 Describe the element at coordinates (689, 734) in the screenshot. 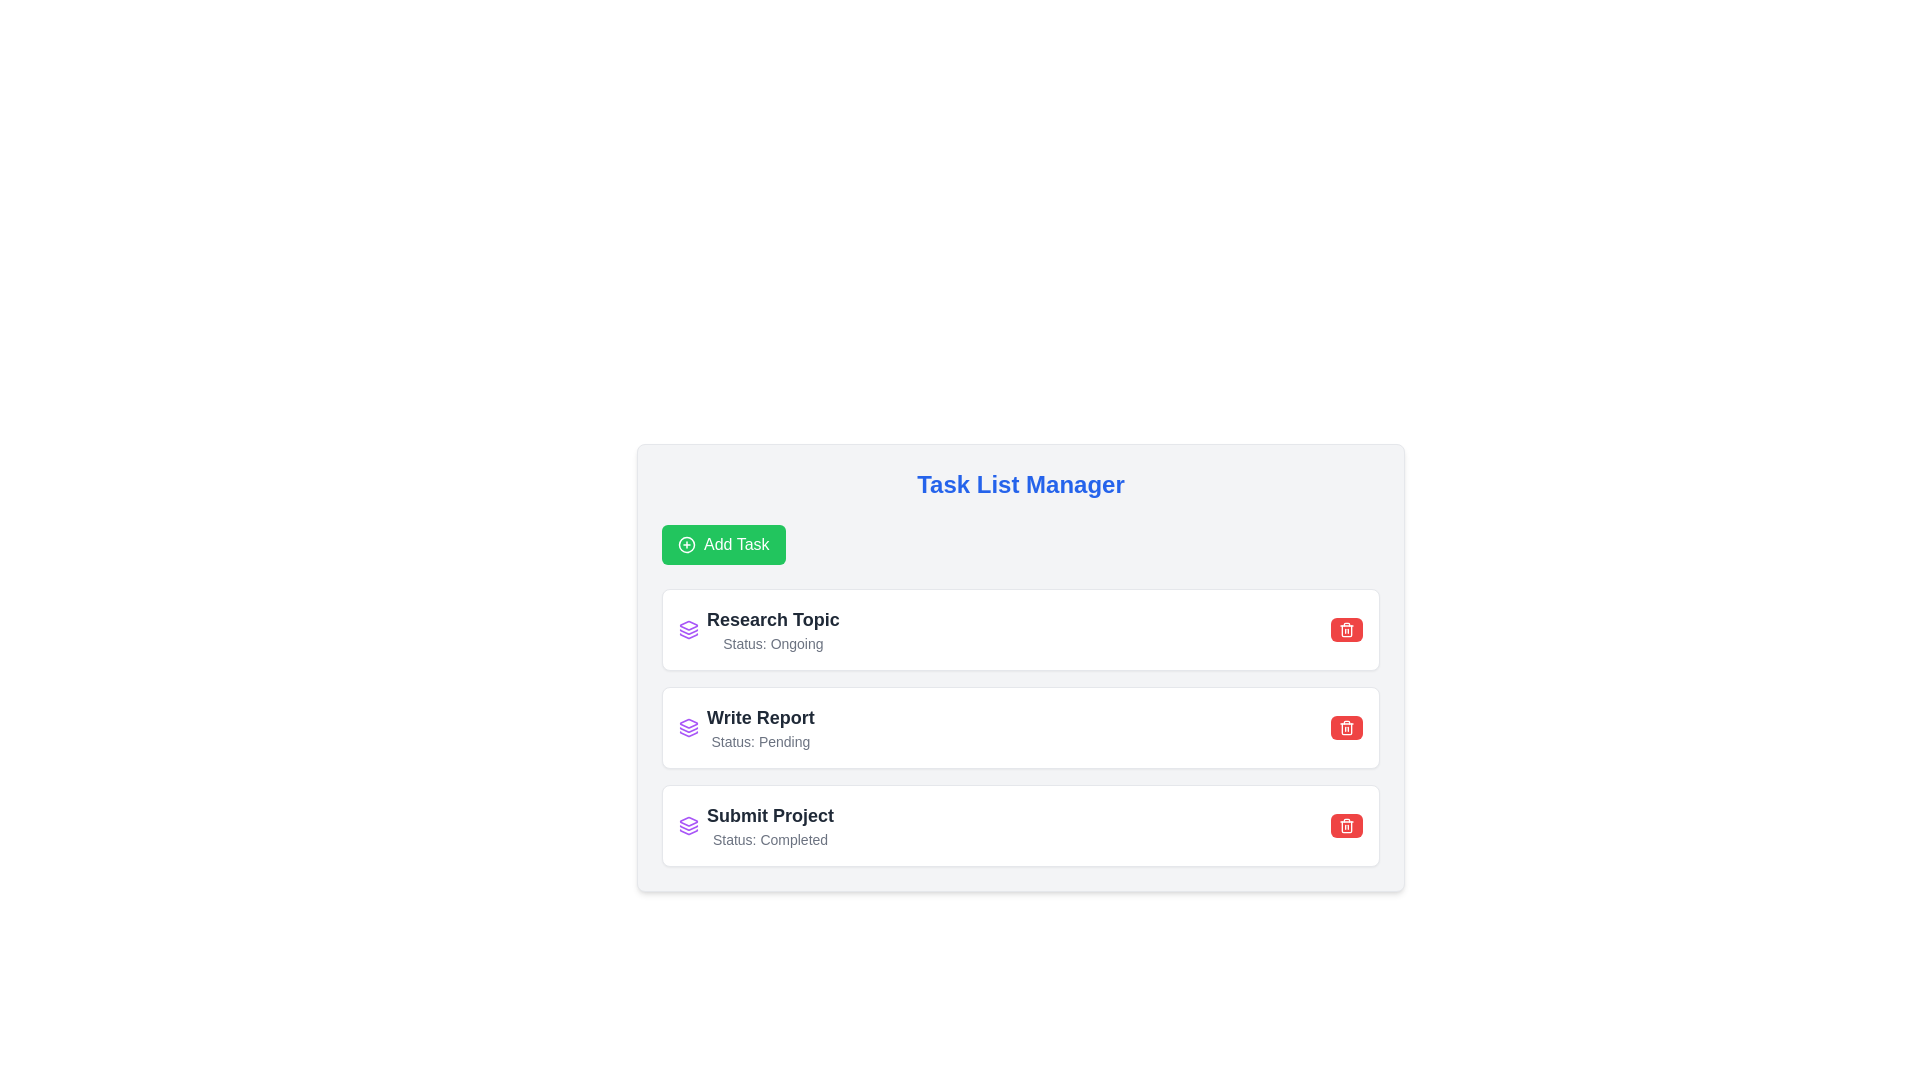

I see `the triangular-shaped icon with a purple outline, which is the third subcomponent in the layered SVG icon, located towards the bottom of the stack and to the left of the text 'Research Topic'` at that location.